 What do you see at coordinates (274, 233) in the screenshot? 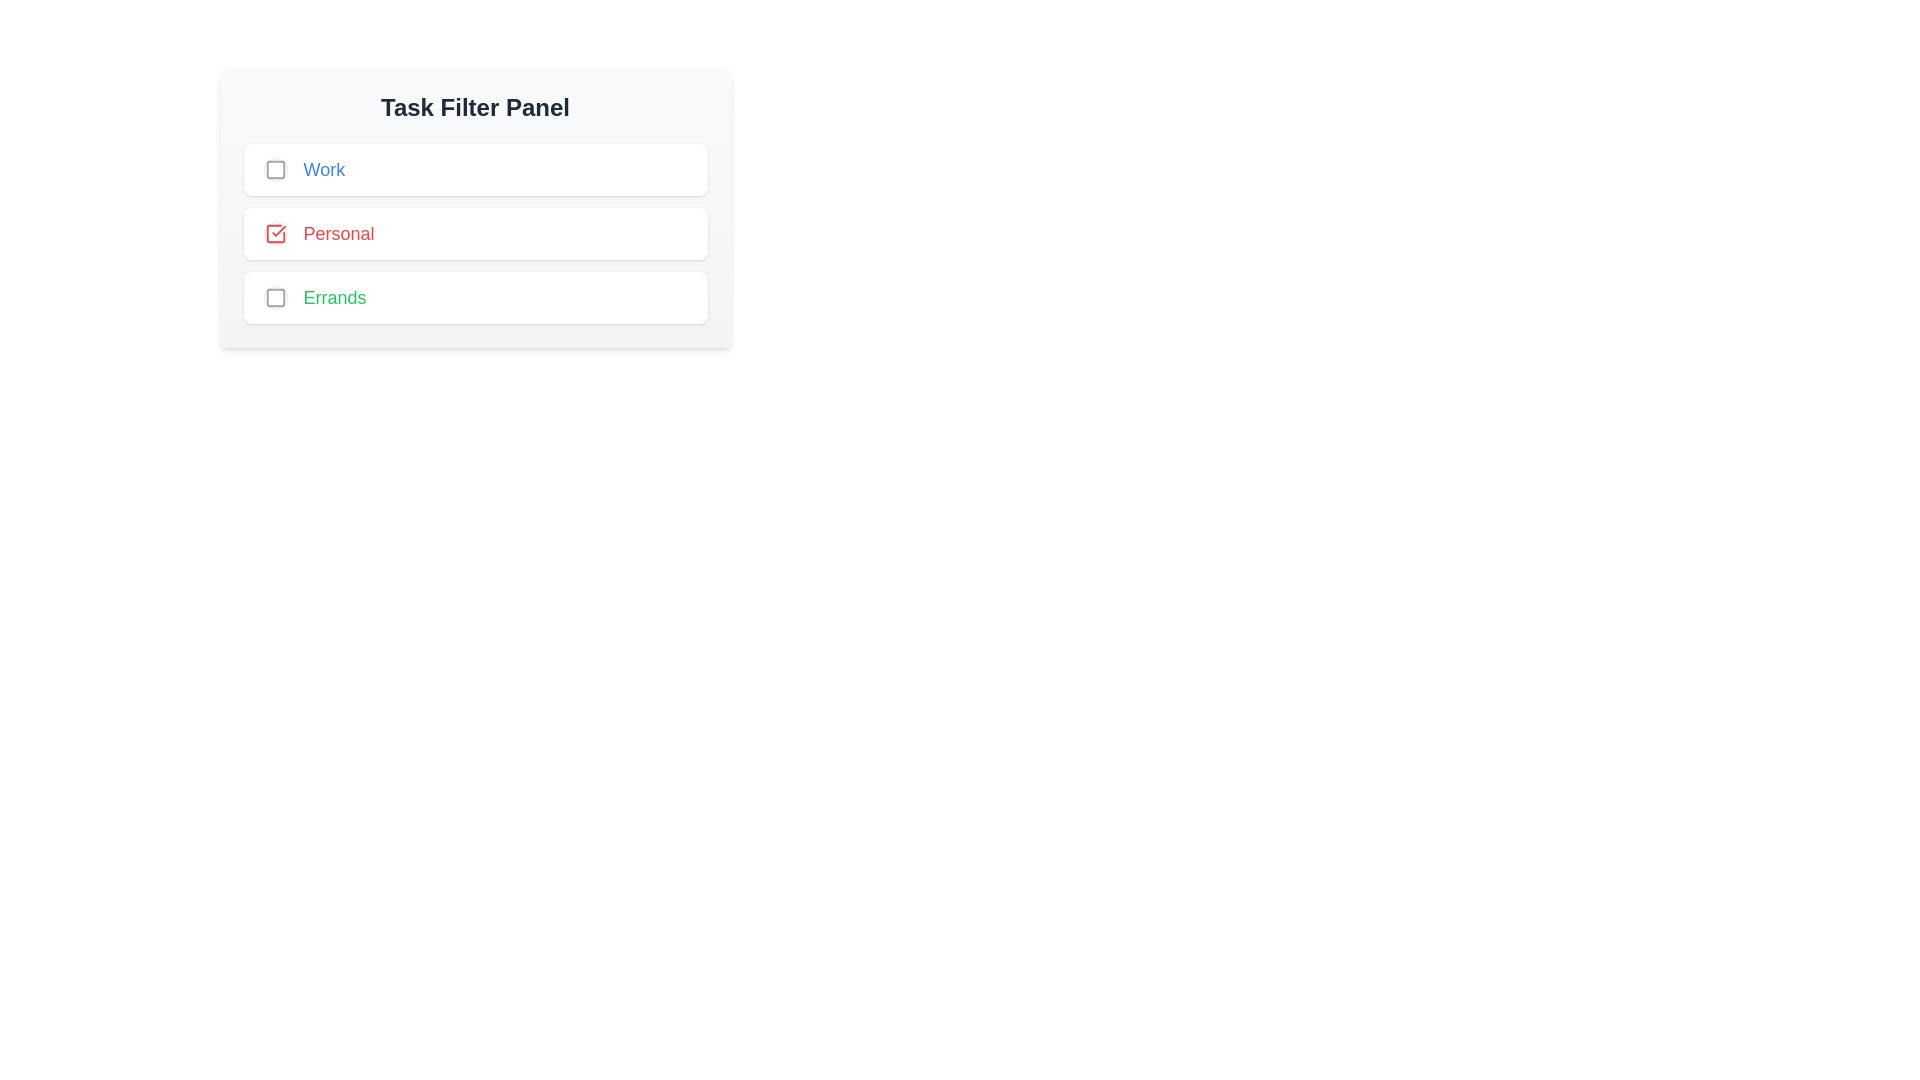
I see `the Graphic Icon (Checkbox Indicator)` at bounding box center [274, 233].